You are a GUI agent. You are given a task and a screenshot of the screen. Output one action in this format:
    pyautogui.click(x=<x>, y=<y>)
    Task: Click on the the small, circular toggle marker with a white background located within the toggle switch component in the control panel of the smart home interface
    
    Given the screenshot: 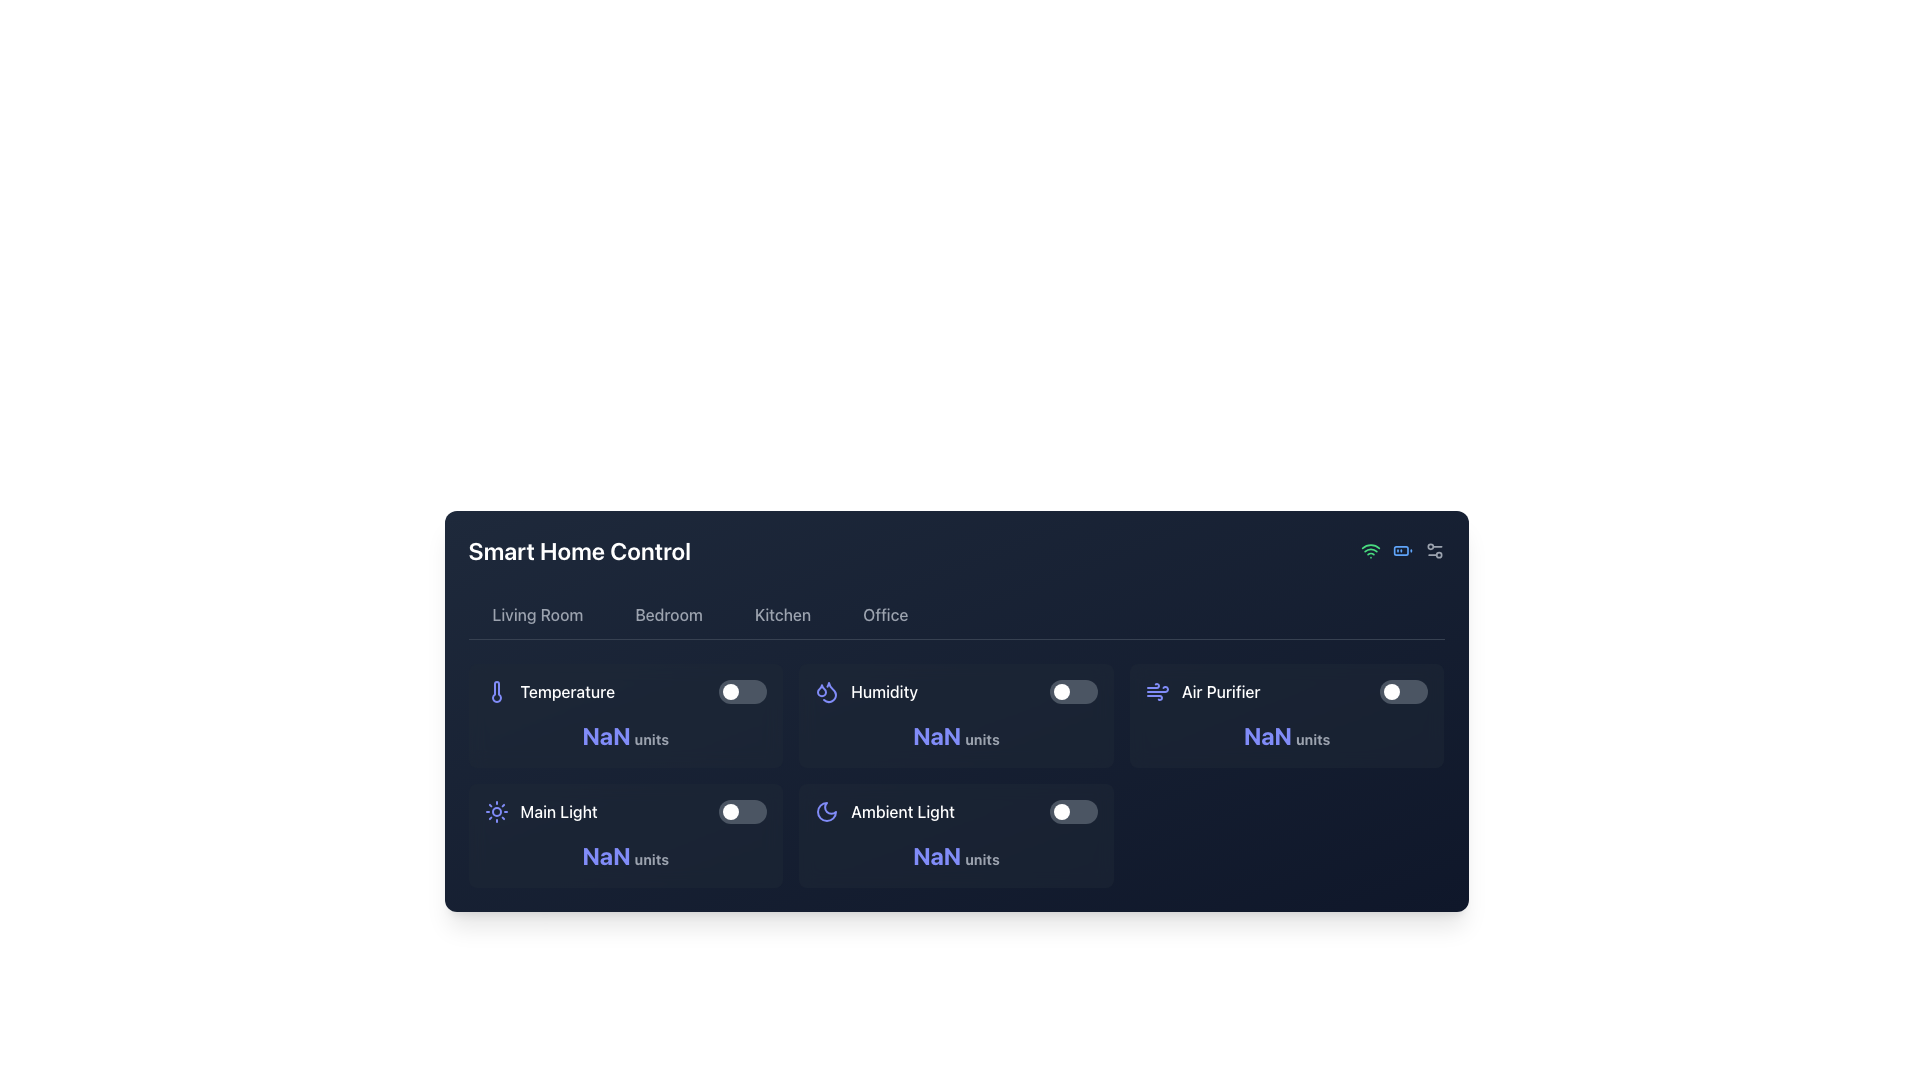 What is the action you would take?
    pyautogui.click(x=1060, y=690)
    